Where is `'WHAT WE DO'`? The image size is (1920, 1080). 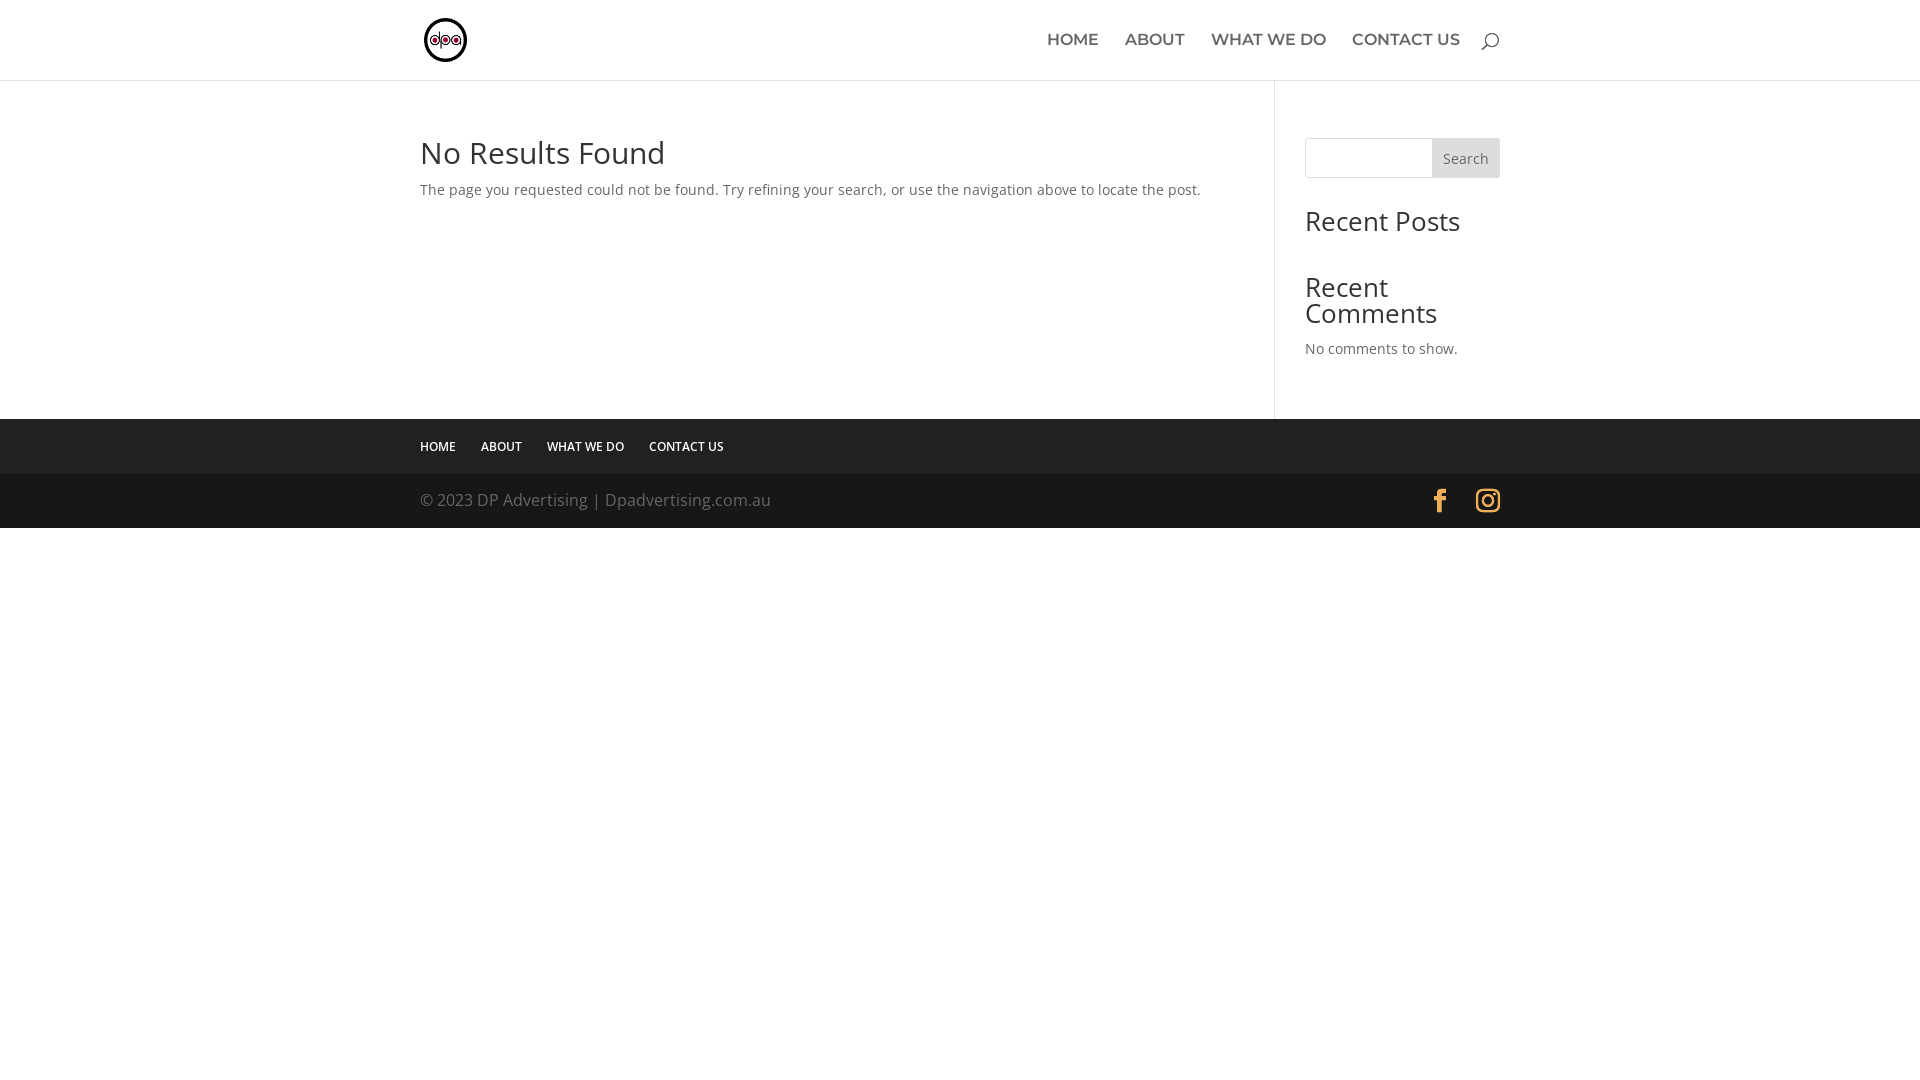 'WHAT WE DO' is located at coordinates (584, 445).